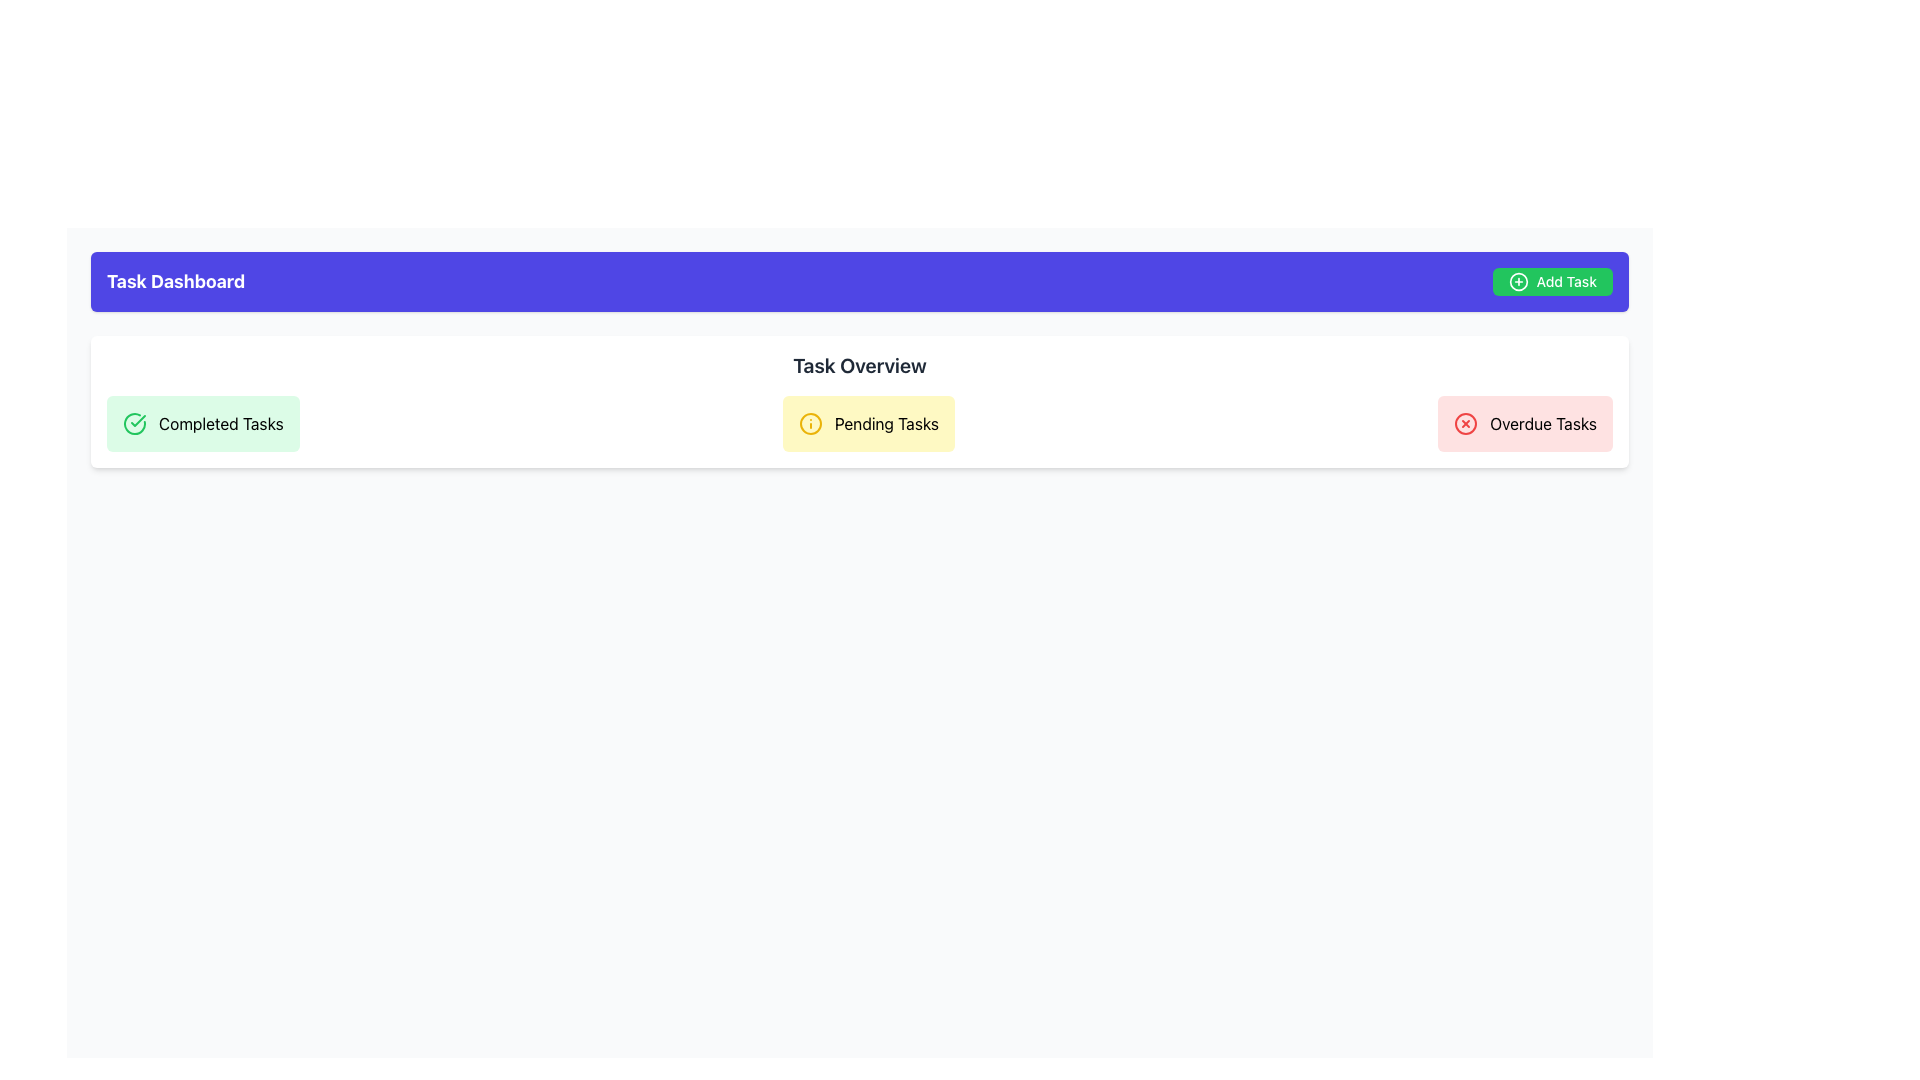  Describe the element at coordinates (1518, 281) in the screenshot. I see `the graphical circle that is part of the 'Add Task' button icon, which visually enhances the button for adding tasks` at that location.